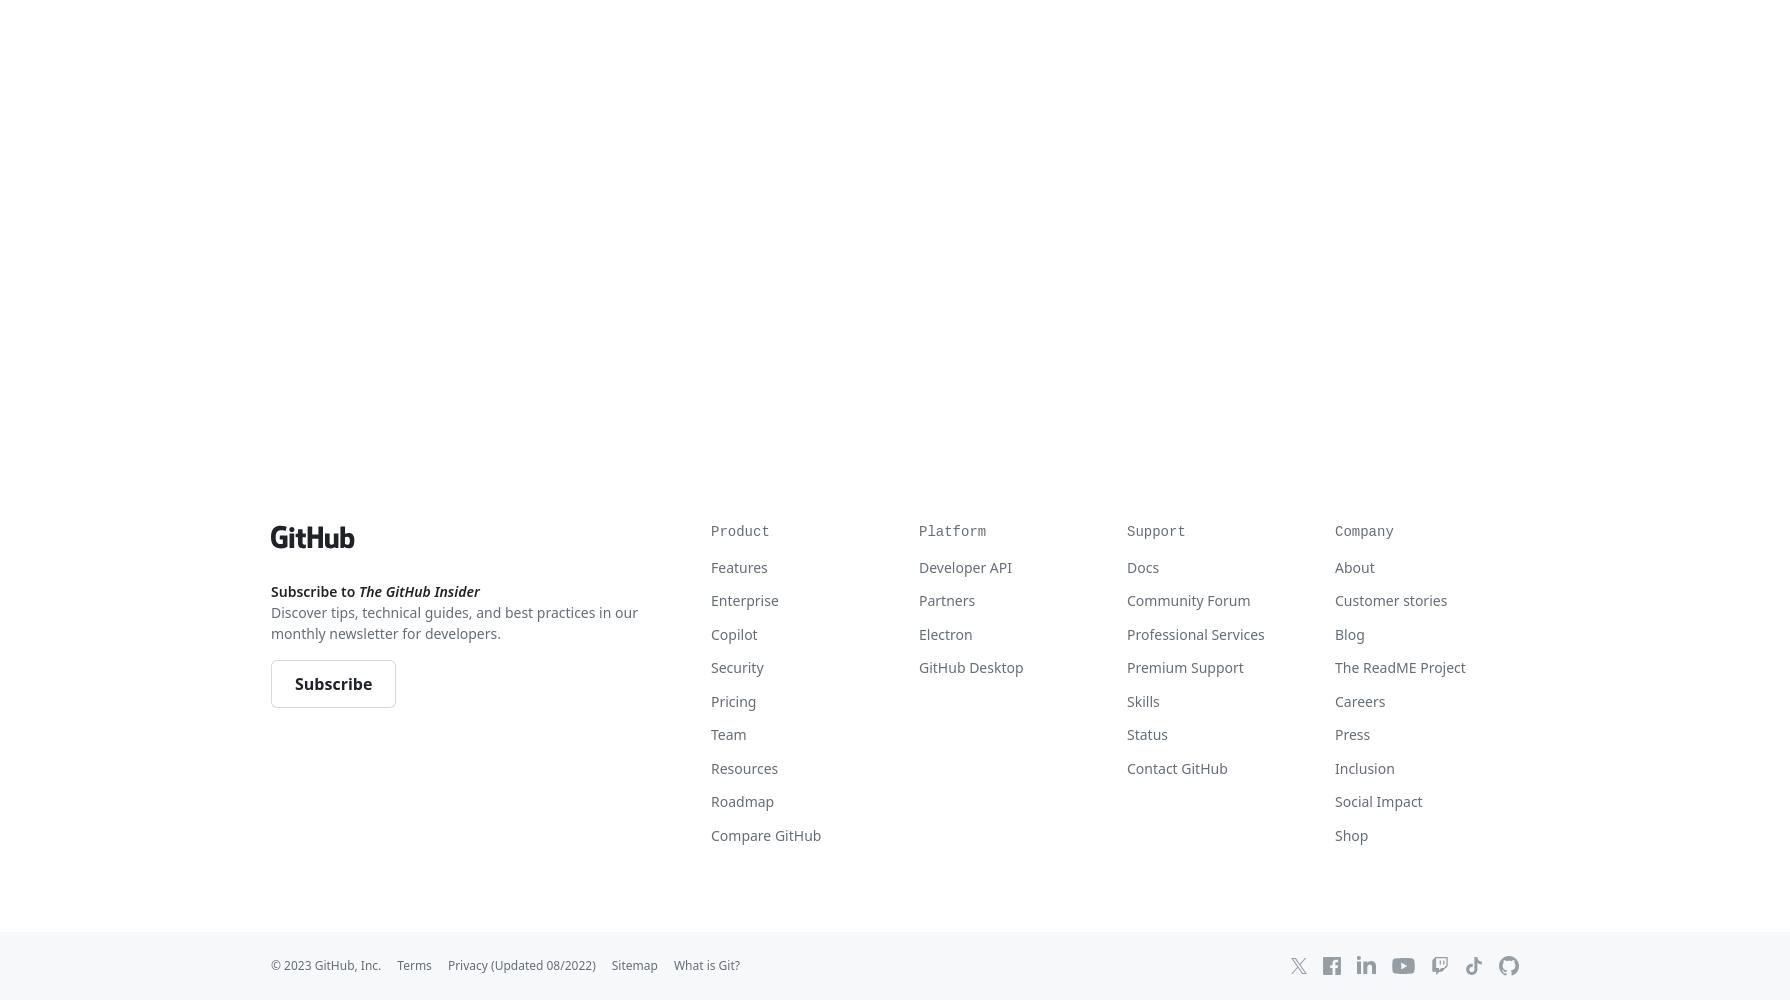  I want to click on 'Partners', so click(918, 599).